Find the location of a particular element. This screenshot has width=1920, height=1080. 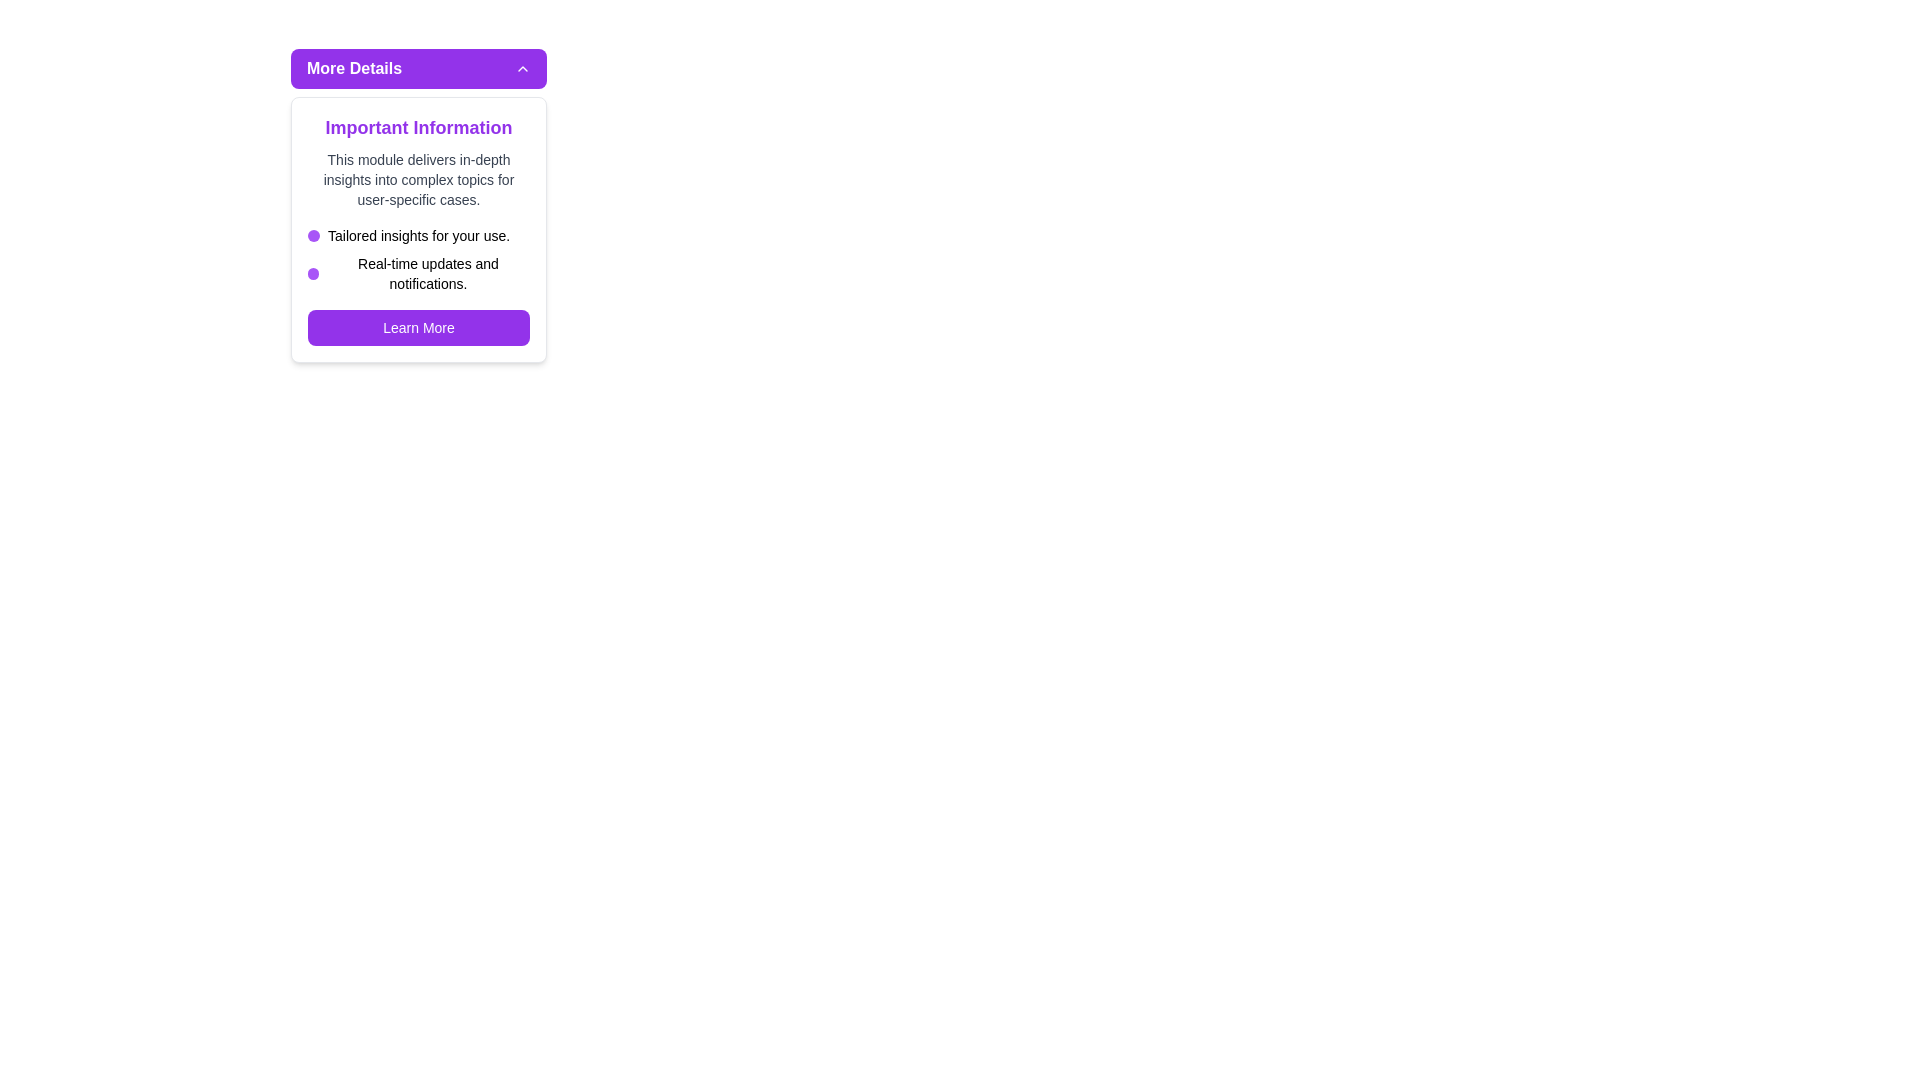

the small upward arrow icon located in the top-right corner of the 'More Details' button with a purple background is located at coordinates (523, 68).